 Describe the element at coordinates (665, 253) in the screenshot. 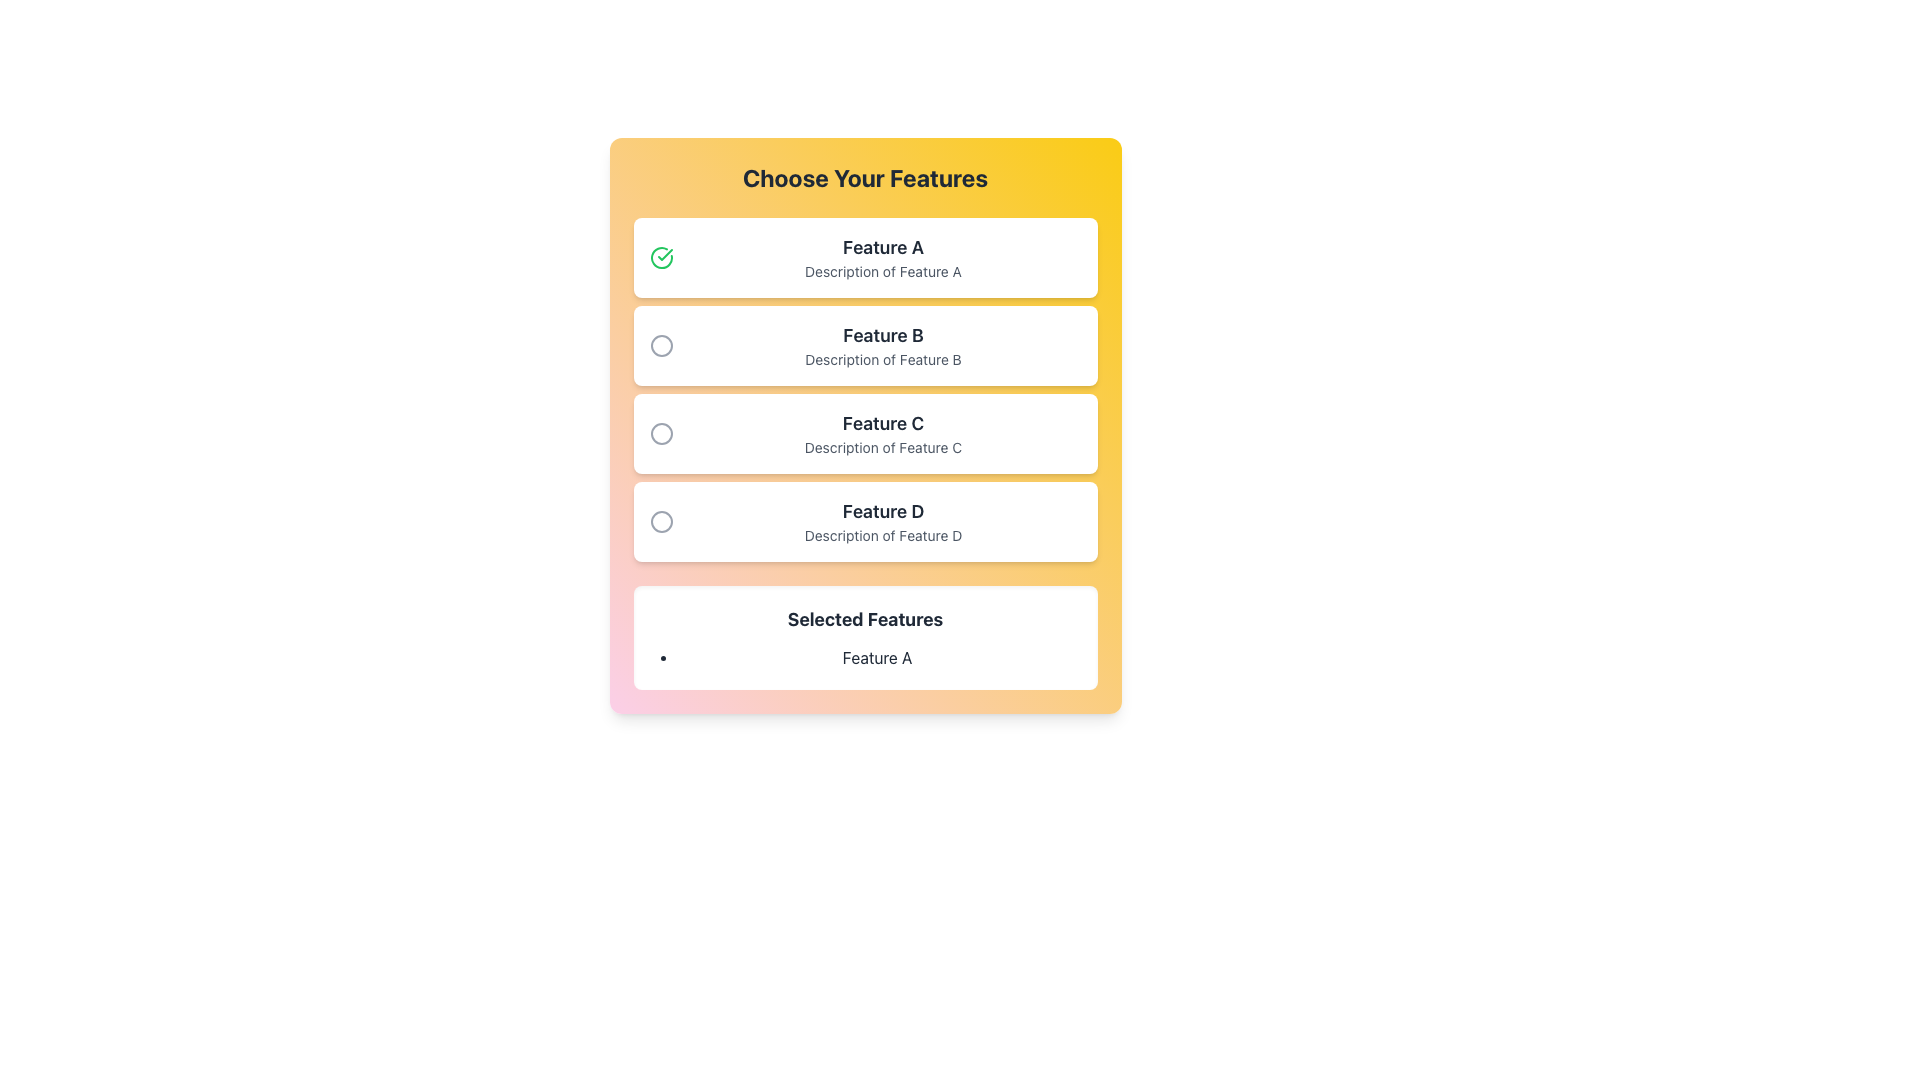

I see `the checkmark styled glyph located within the green circular icon to the left of the 'Feature A' label in the first feature option` at that location.